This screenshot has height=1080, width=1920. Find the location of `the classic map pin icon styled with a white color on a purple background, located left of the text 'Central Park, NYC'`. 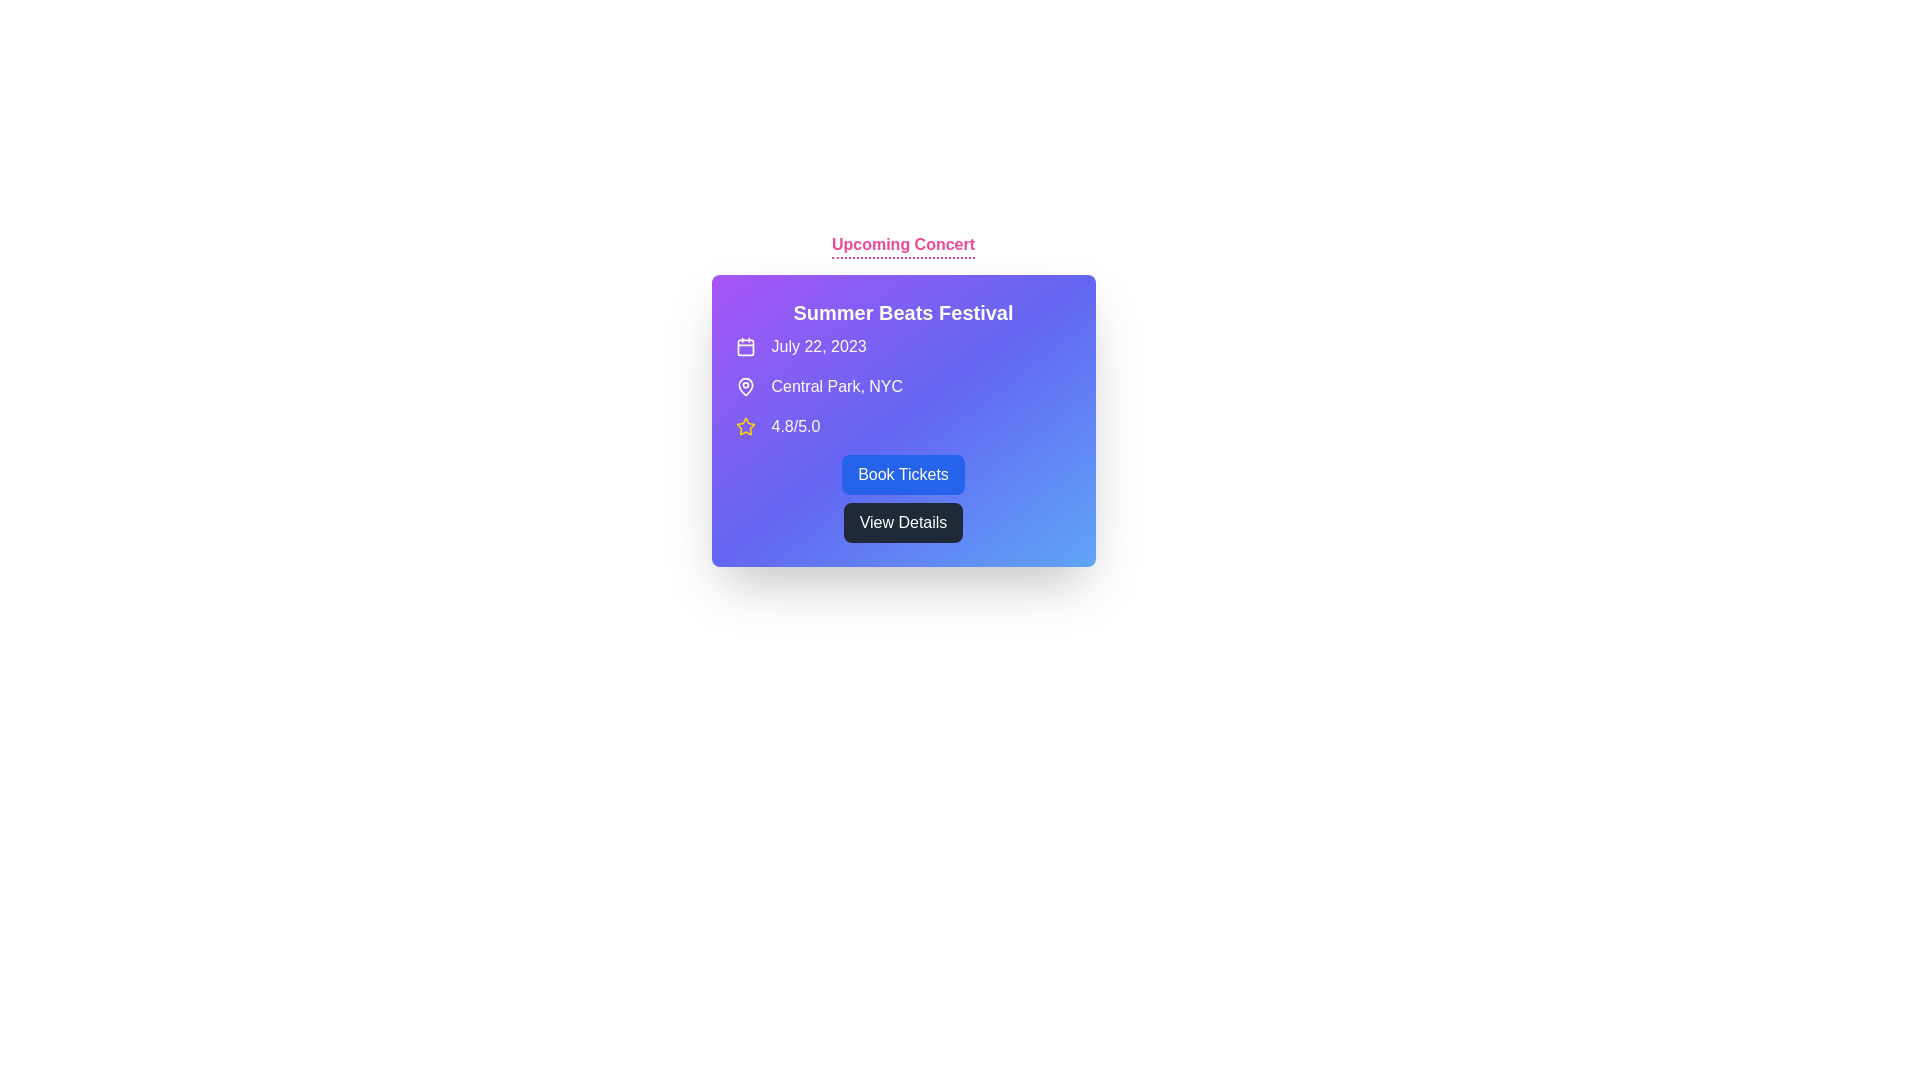

the classic map pin icon styled with a white color on a purple background, located left of the text 'Central Park, NYC' is located at coordinates (744, 386).